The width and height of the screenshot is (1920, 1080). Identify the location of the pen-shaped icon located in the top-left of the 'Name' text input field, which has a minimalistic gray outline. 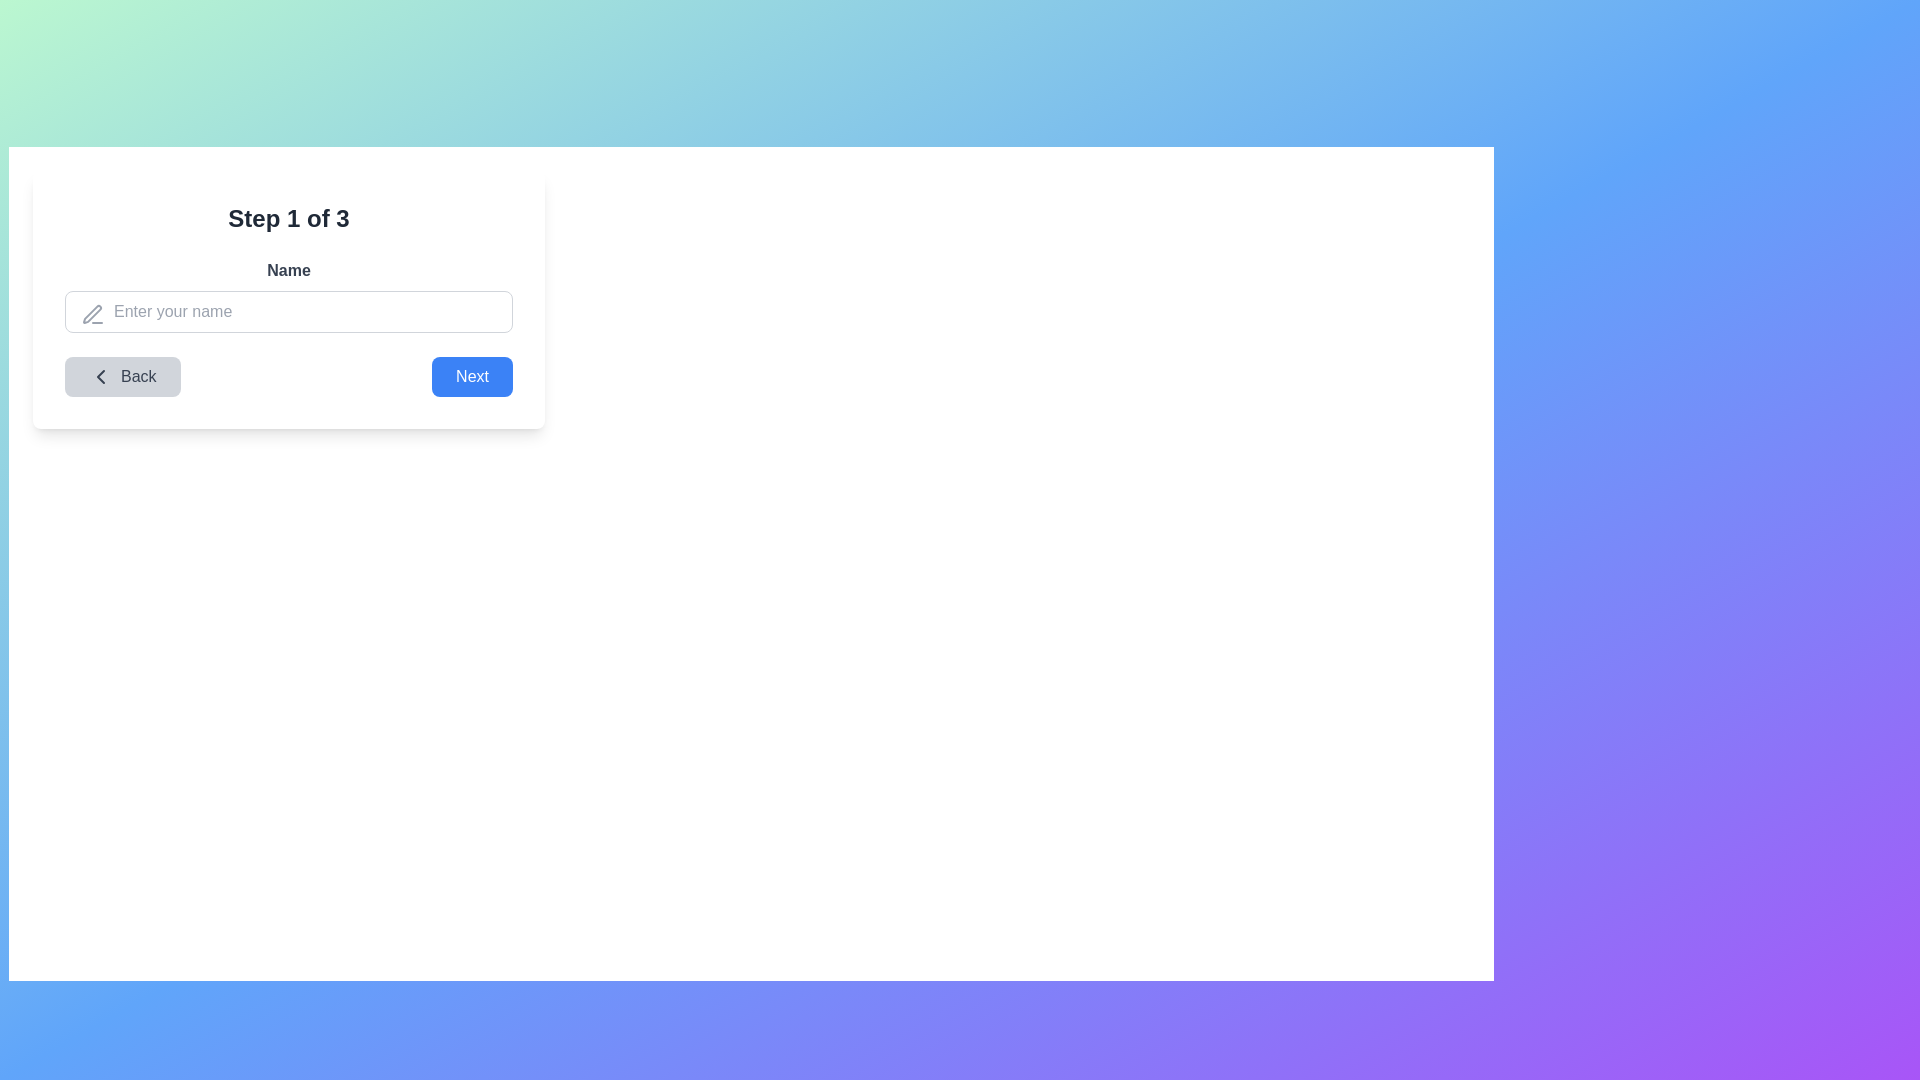
(91, 314).